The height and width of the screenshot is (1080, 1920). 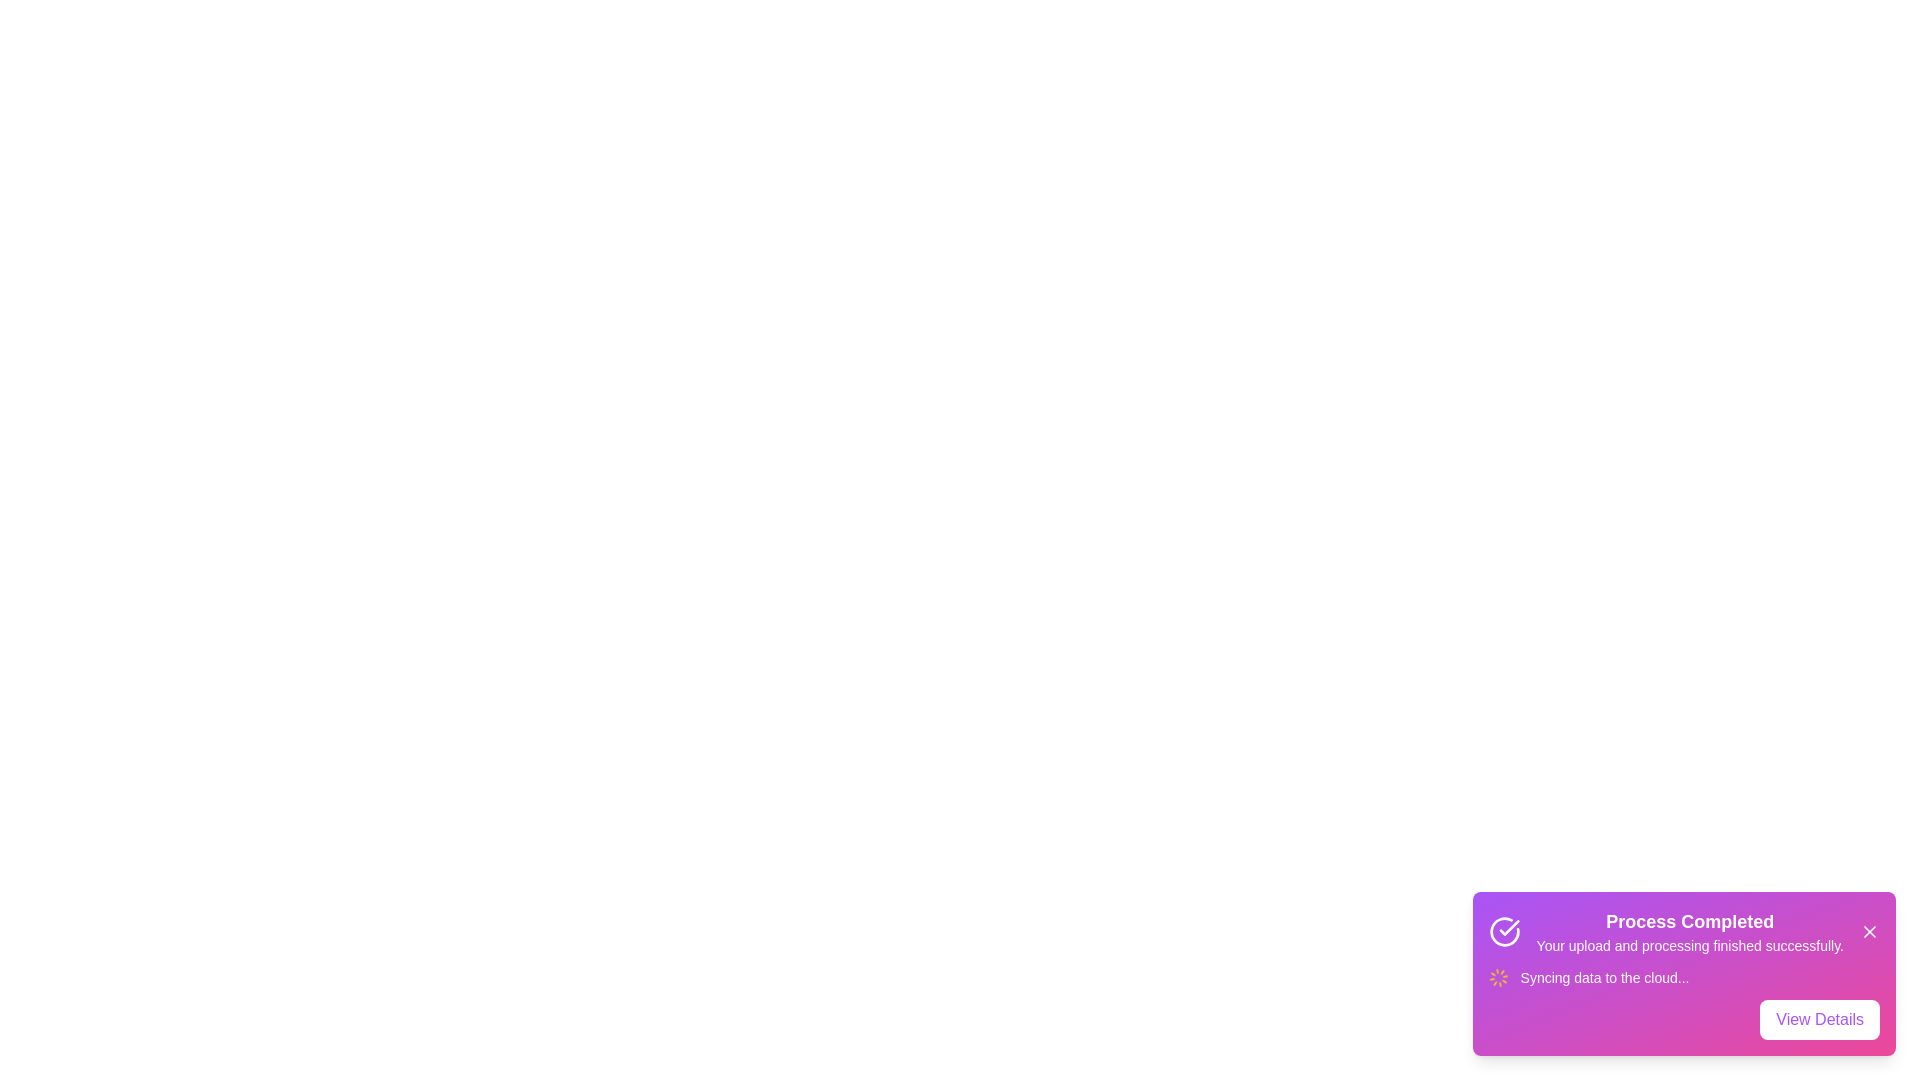 What do you see at coordinates (1869, 932) in the screenshot?
I see `the close button of the snackbar to dismiss it` at bounding box center [1869, 932].